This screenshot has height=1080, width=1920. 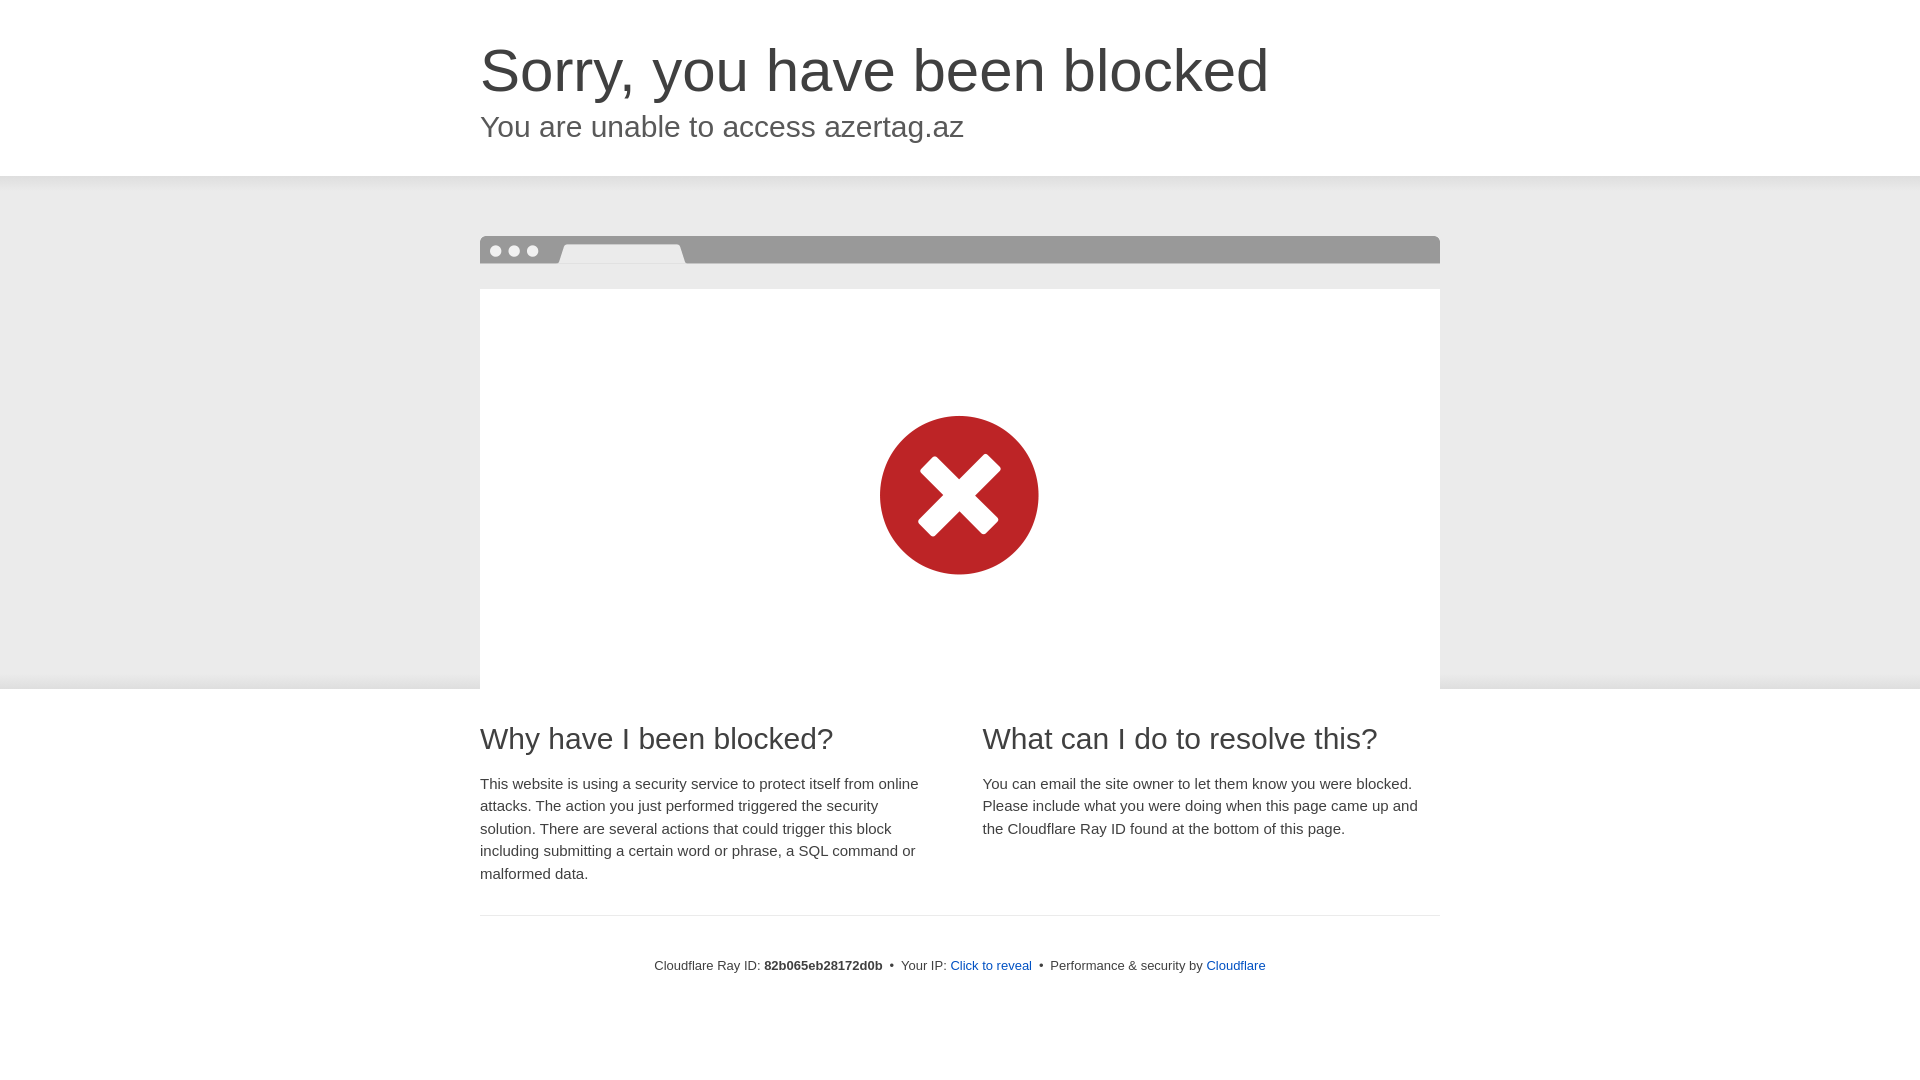 I want to click on 'Click to reveal', so click(x=949, y=964).